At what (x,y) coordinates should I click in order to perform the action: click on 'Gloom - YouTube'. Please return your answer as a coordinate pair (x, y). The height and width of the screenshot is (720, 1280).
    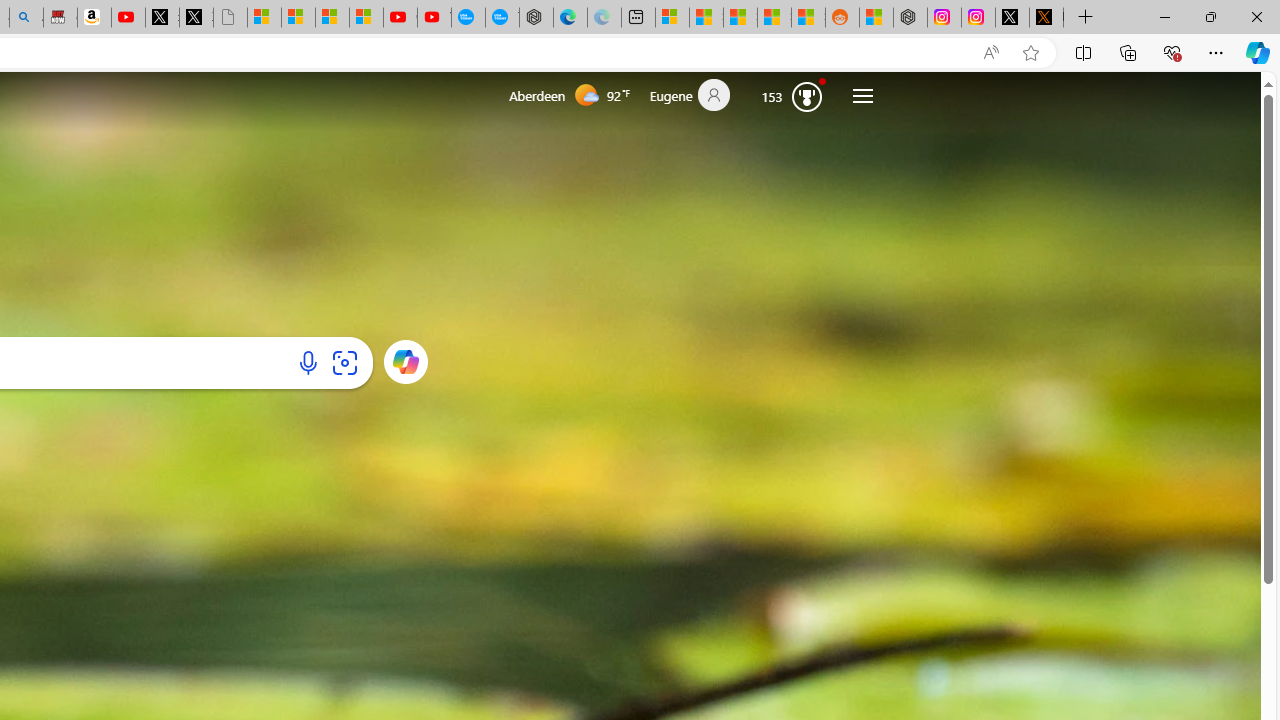
    Looking at the image, I should click on (400, 17).